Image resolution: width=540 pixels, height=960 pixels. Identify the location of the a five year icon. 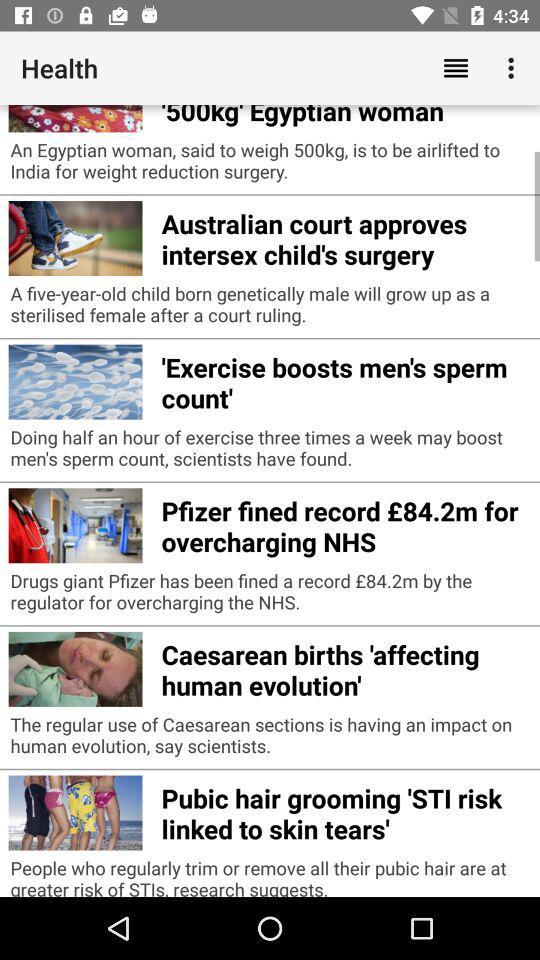
(270, 309).